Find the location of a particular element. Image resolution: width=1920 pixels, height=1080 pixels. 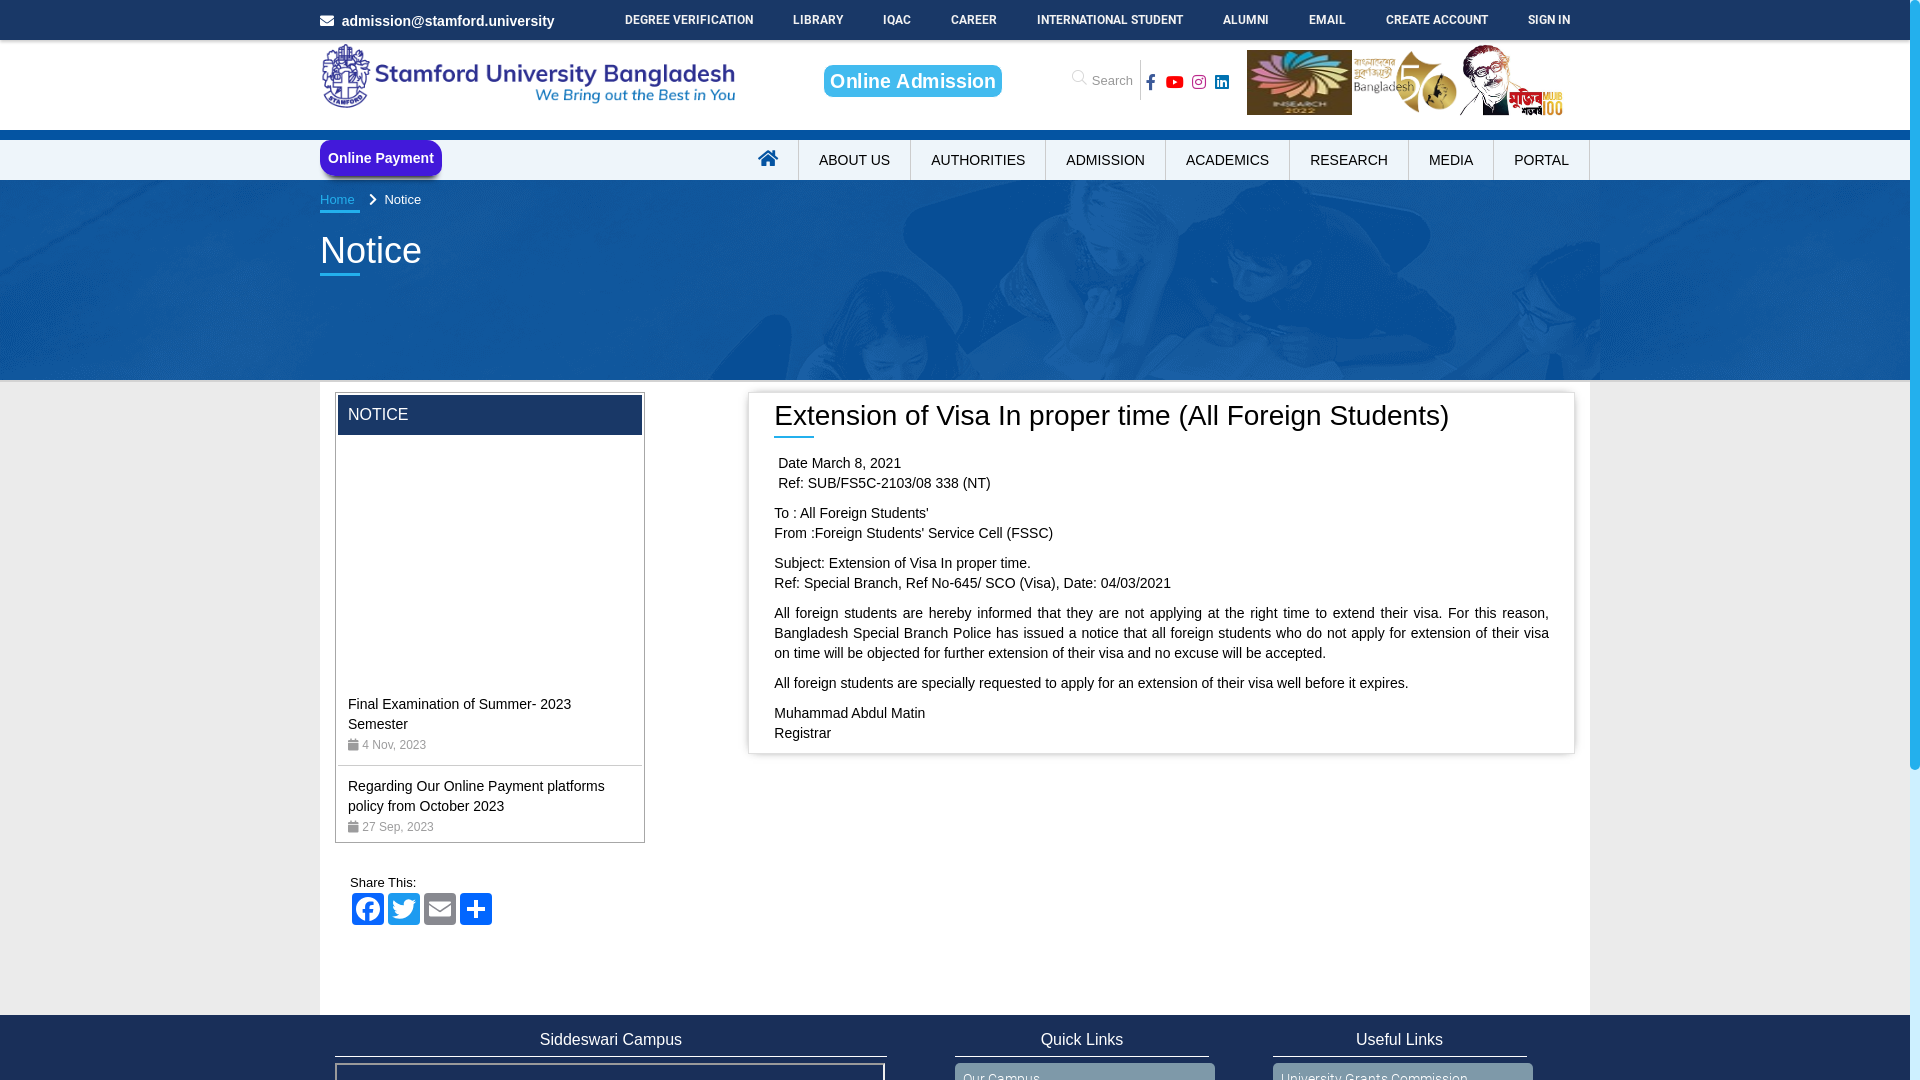

'Share' is located at coordinates (474, 909).